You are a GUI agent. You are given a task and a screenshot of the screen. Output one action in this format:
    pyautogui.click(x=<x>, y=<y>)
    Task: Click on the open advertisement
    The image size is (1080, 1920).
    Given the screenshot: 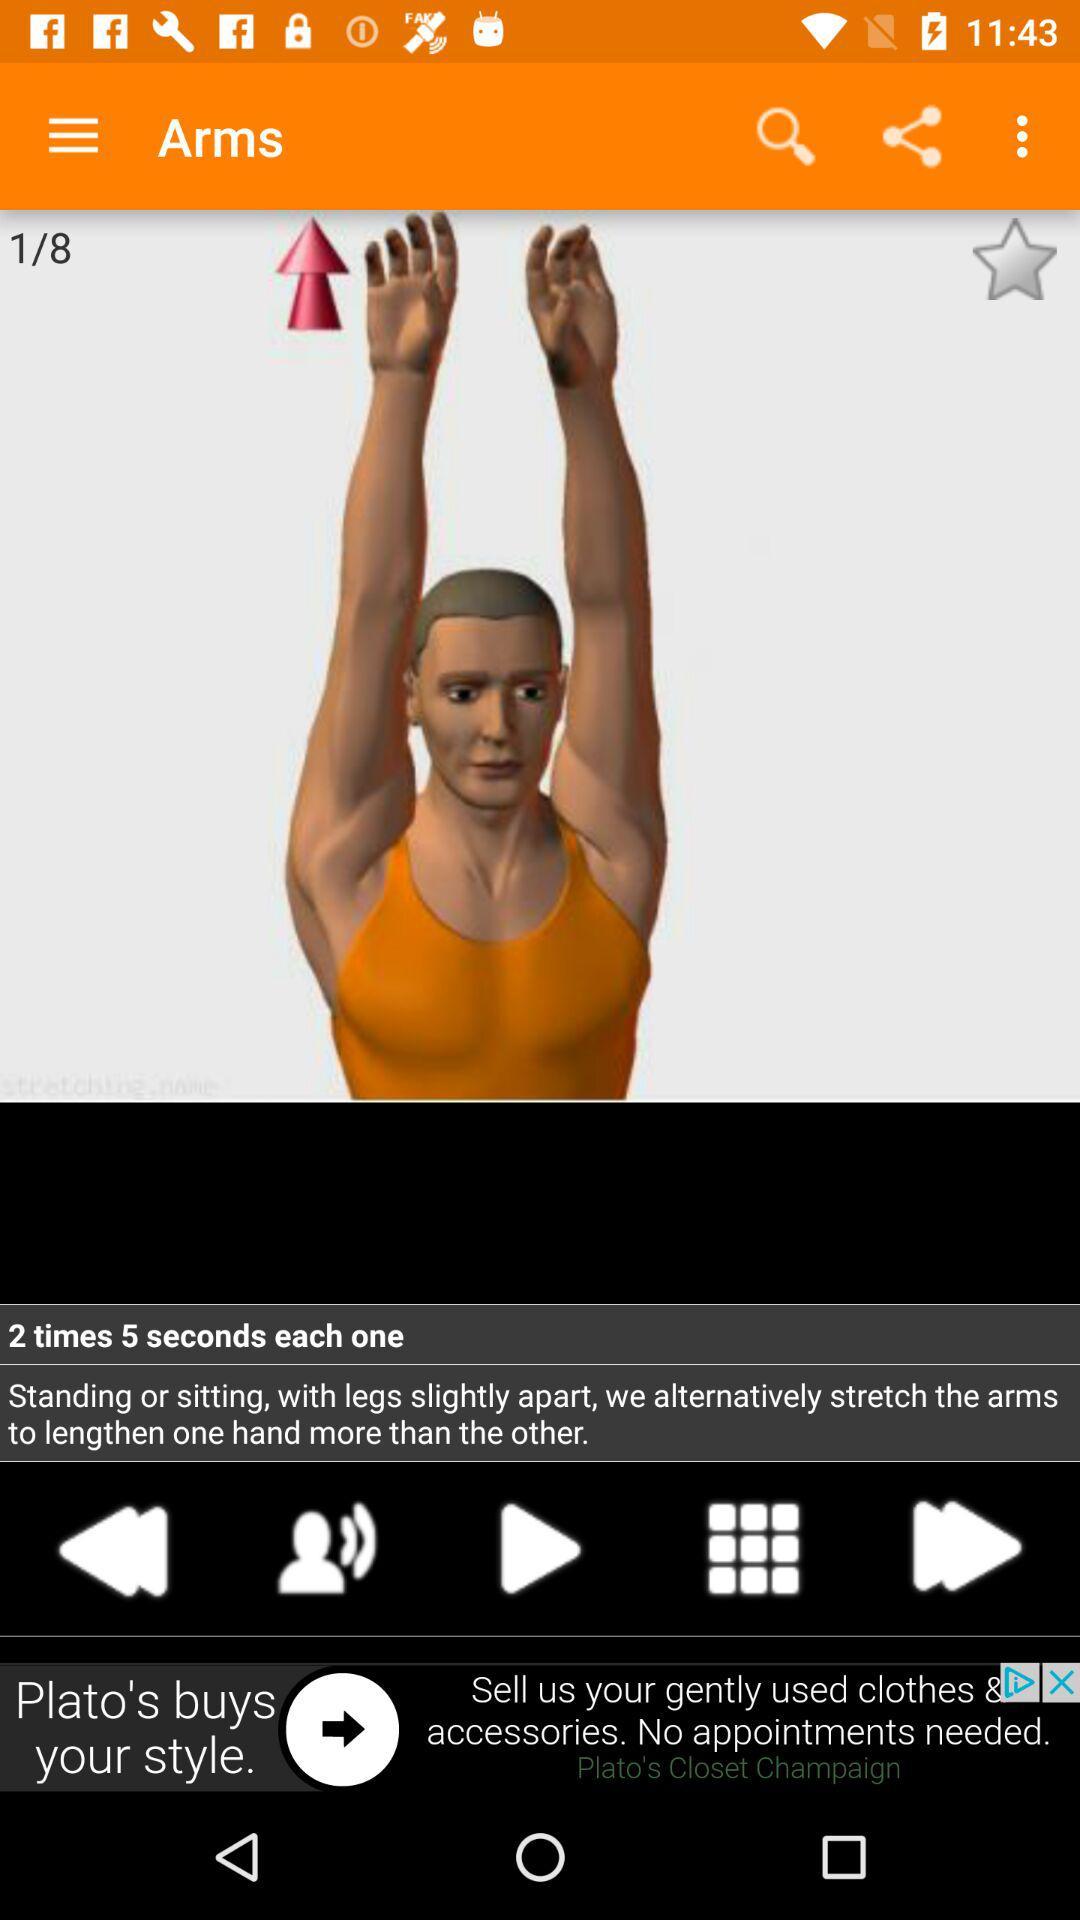 What is the action you would take?
    pyautogui.click(x=540, y=1727)
    